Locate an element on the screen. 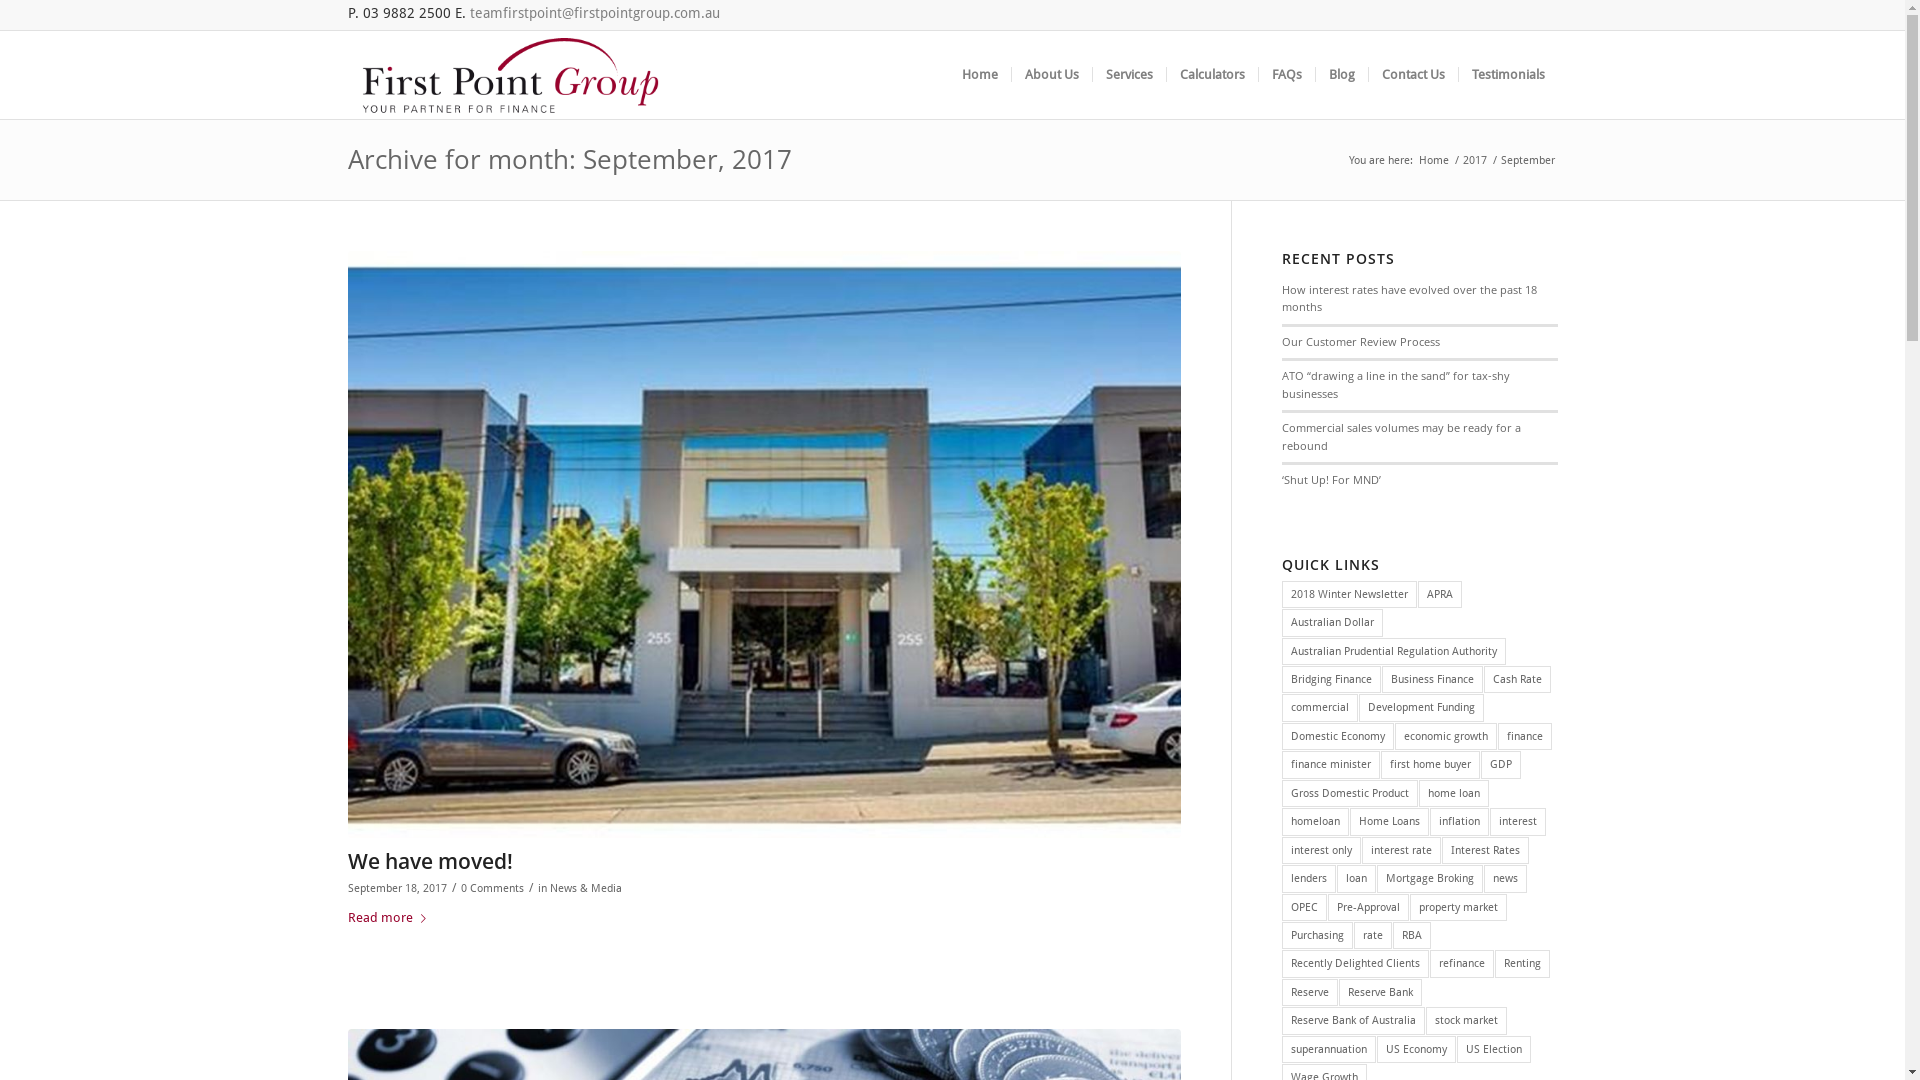  'inflation' is located at coordinates (1429, 821).